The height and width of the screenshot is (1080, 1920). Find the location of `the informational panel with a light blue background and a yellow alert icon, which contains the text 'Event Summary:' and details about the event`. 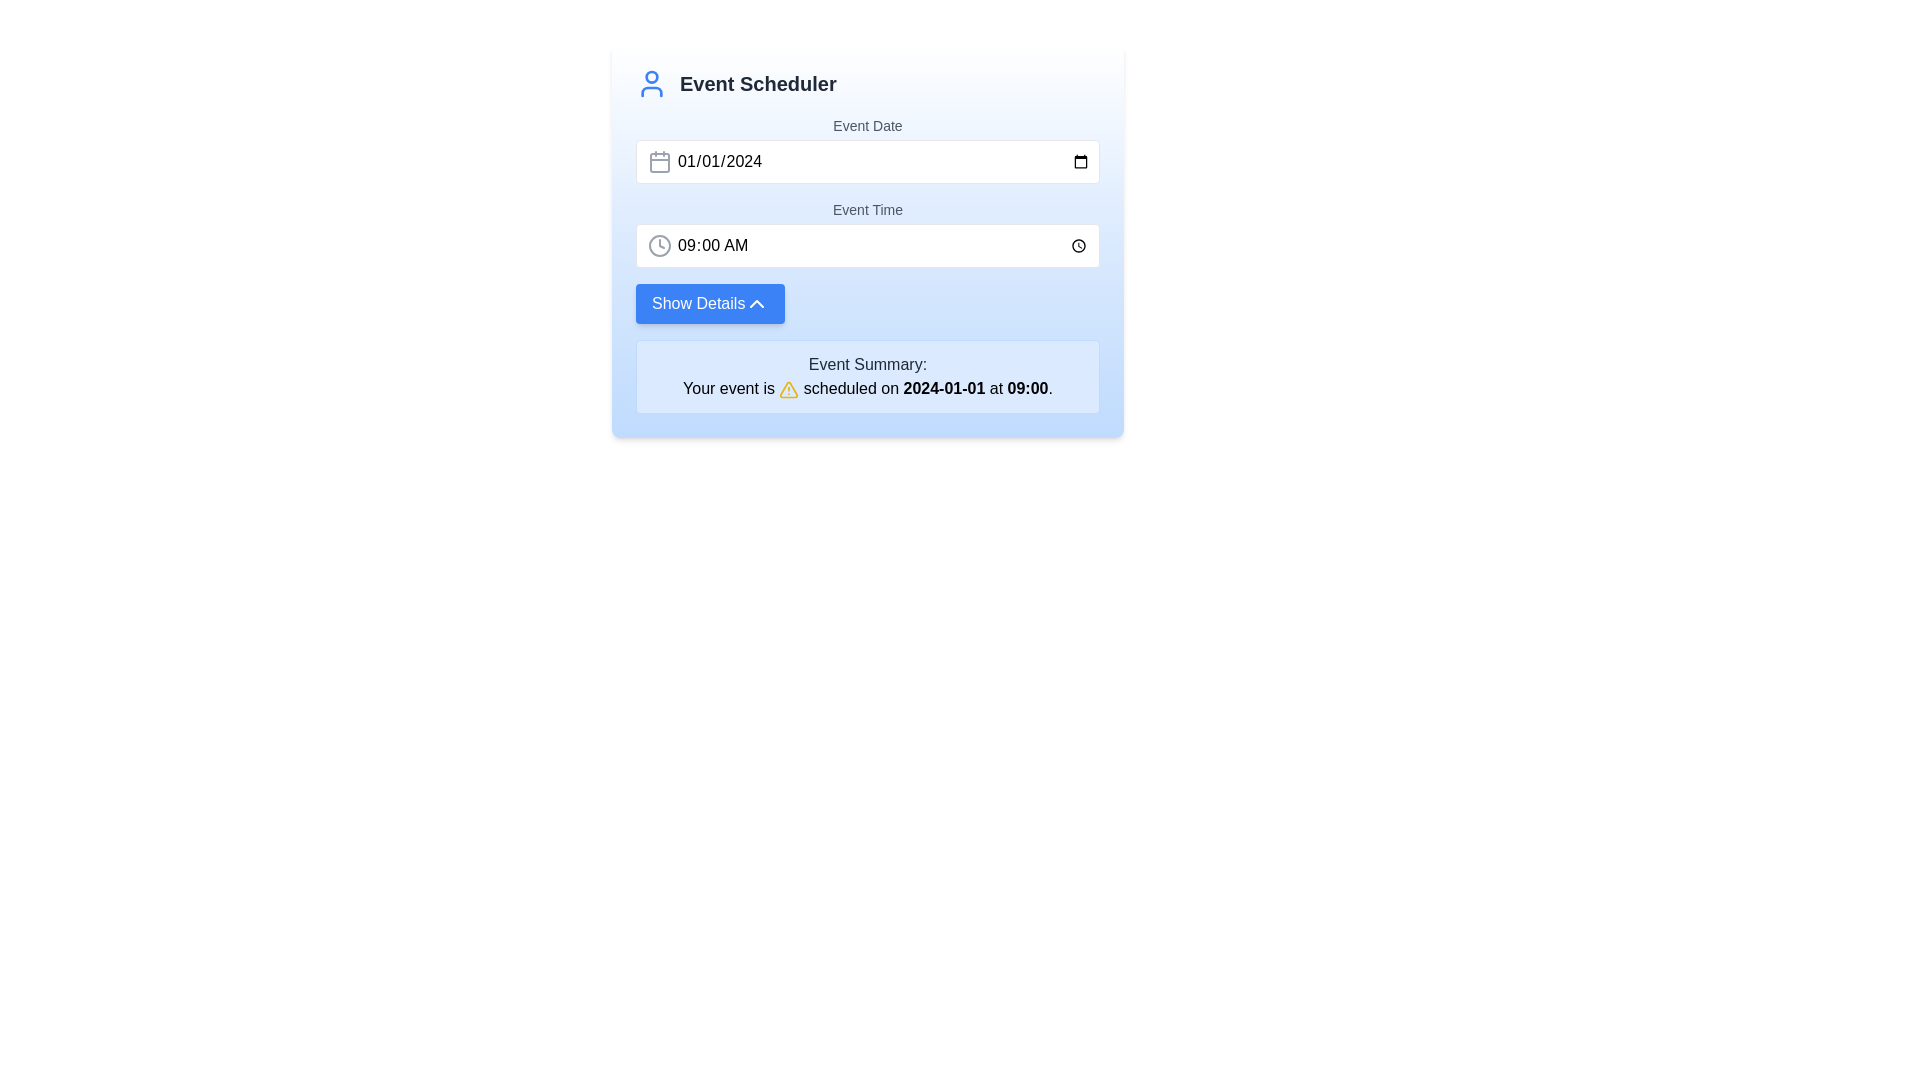

the informational panel with a light blue background and a yellow alert icon, which contains the text 'Event Summary:' and details about the event is located at coordinates (868, 377).